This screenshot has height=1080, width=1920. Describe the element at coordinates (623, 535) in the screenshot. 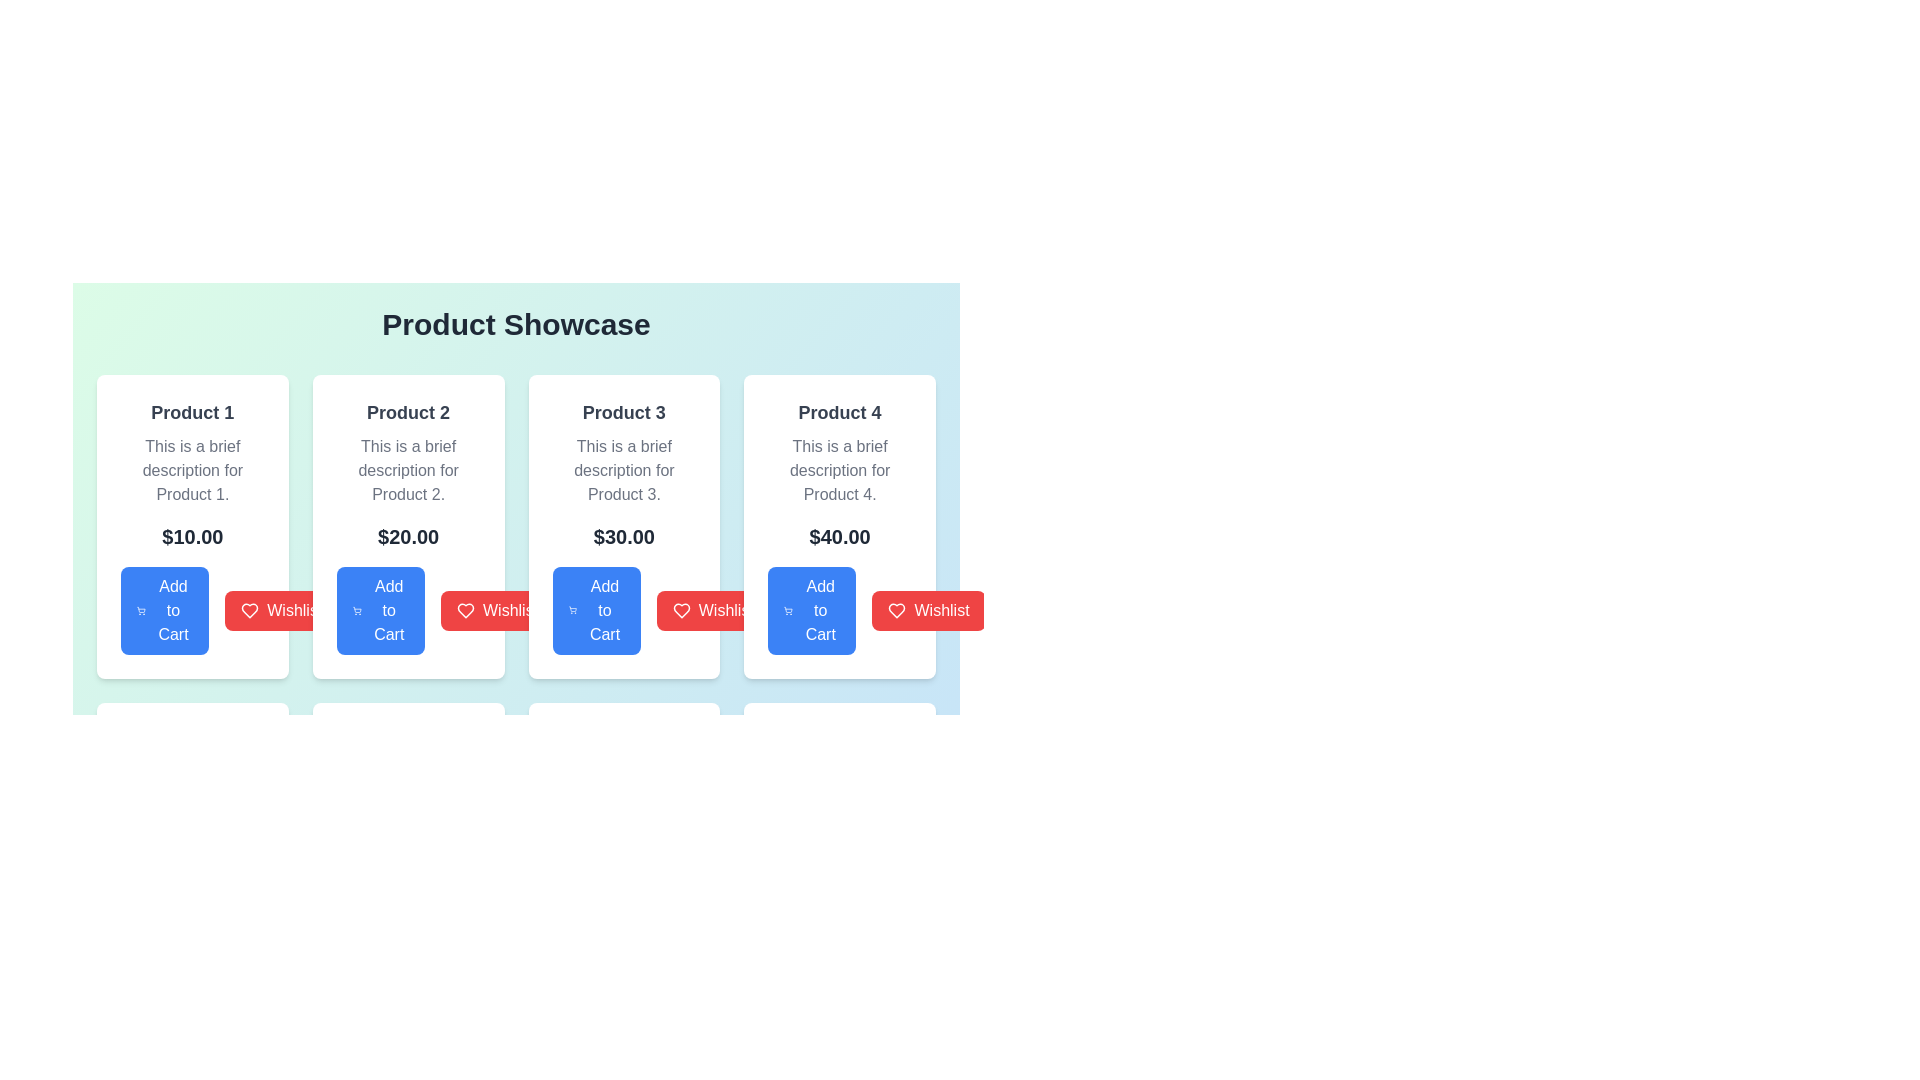

I see `the price text label located in the third product card of a grid layout, which is positioned below the description and above the interactive buttons` at that location.